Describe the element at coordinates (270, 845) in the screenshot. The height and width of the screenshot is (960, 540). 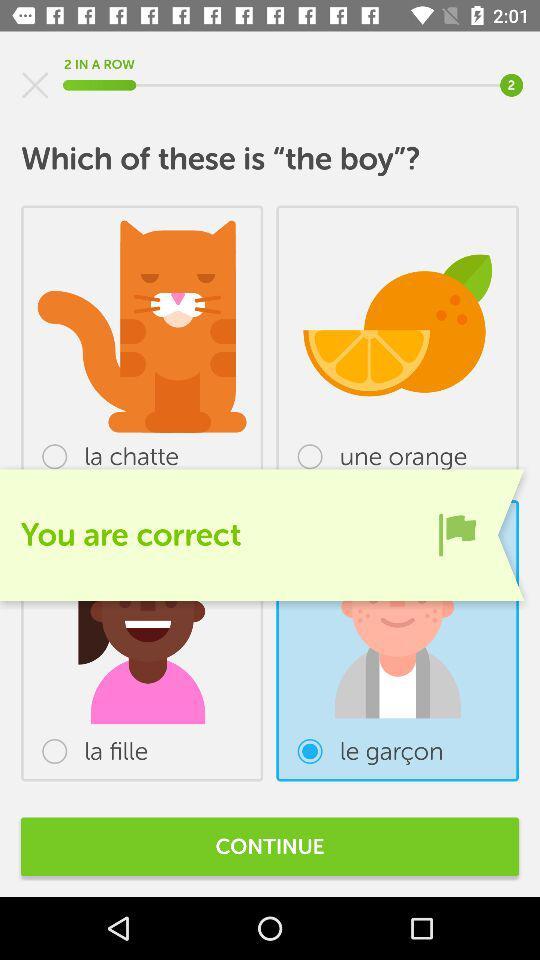
I see `continue` at that location.